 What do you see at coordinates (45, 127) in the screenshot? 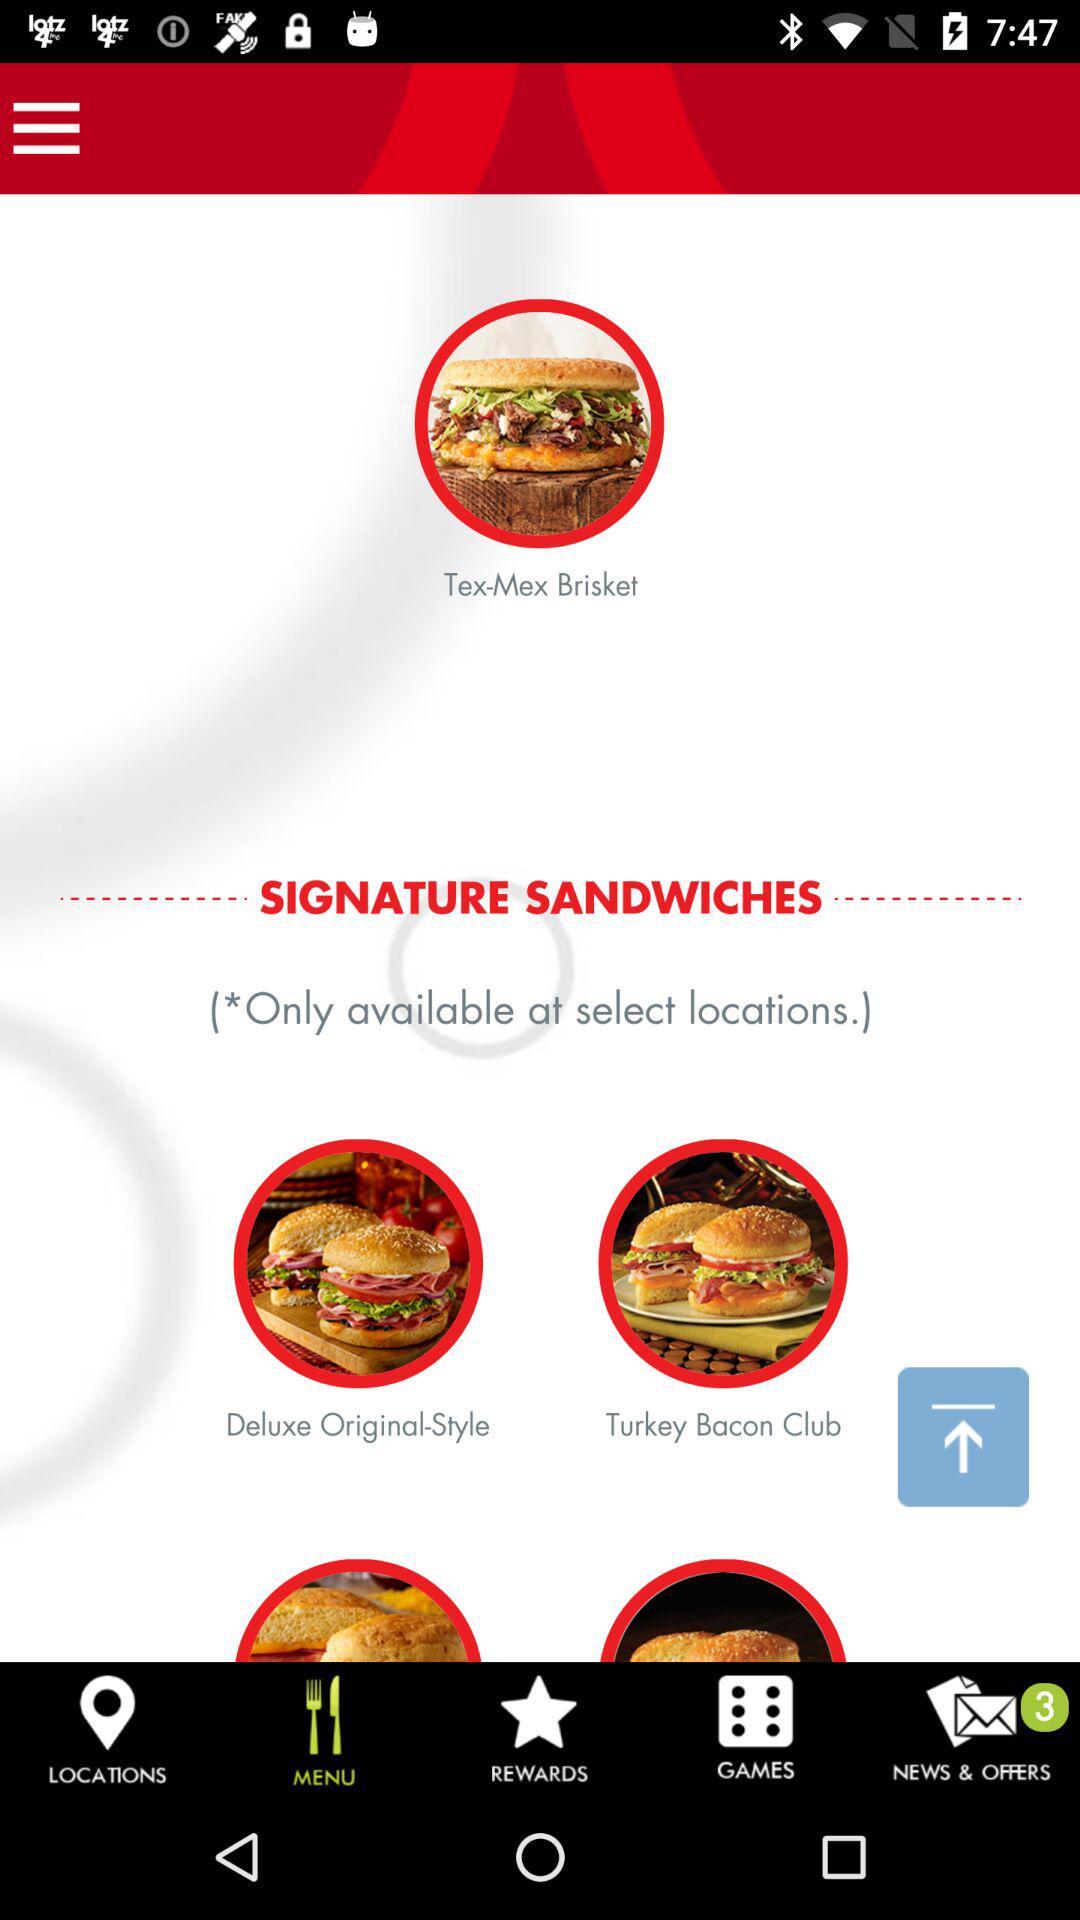
I see `menu icon` at bounding box center [45, 127].